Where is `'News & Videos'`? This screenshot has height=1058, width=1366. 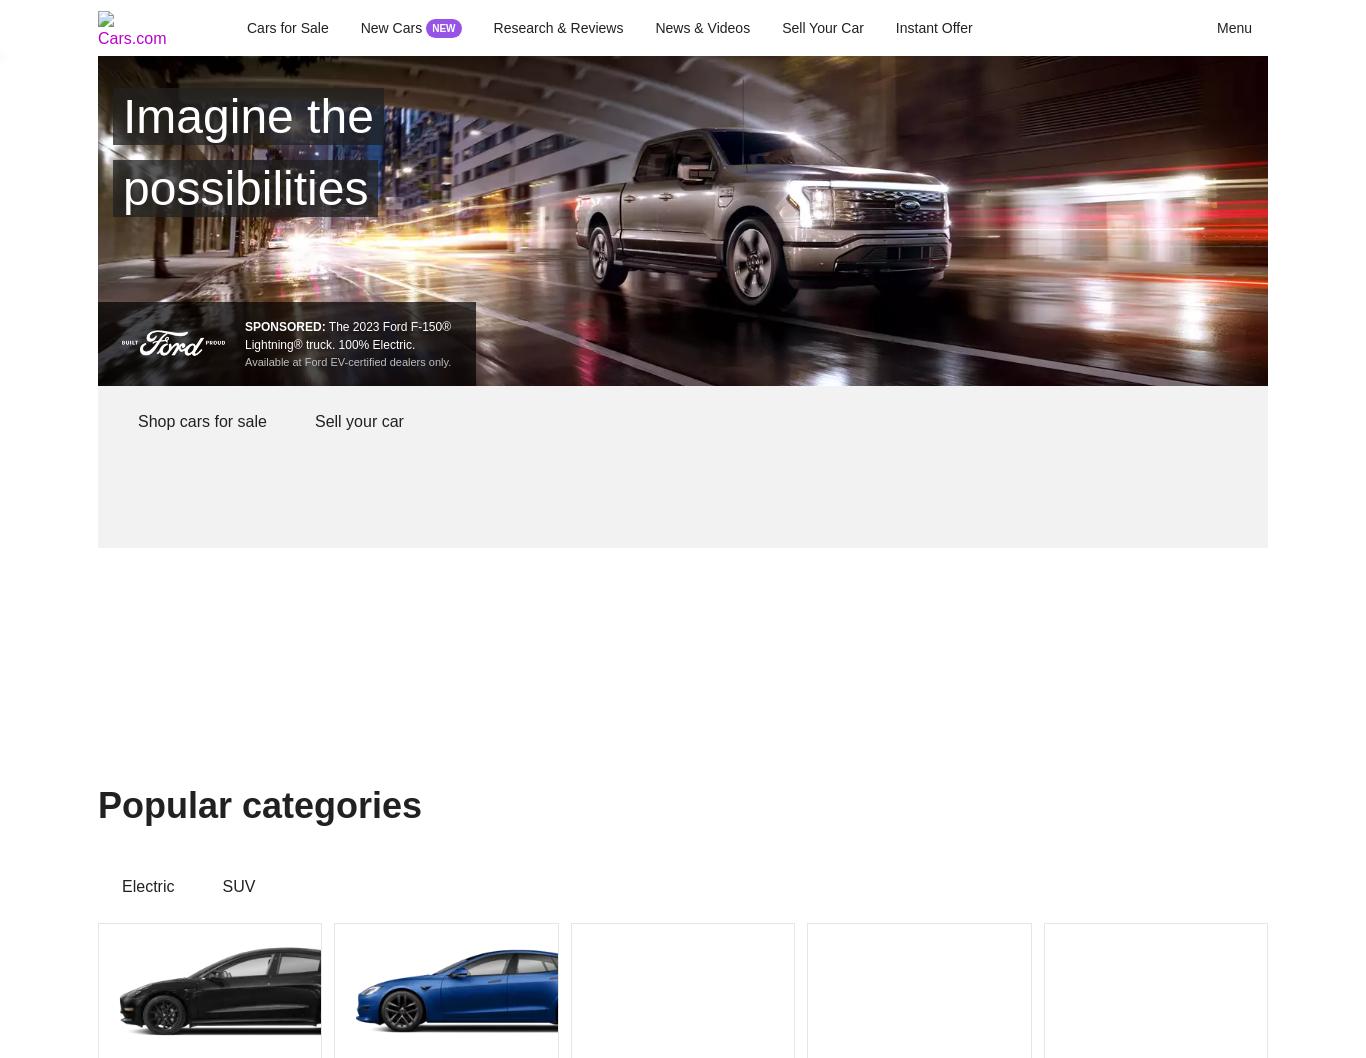
'News & Videos' is located at coordinates (702, 28).